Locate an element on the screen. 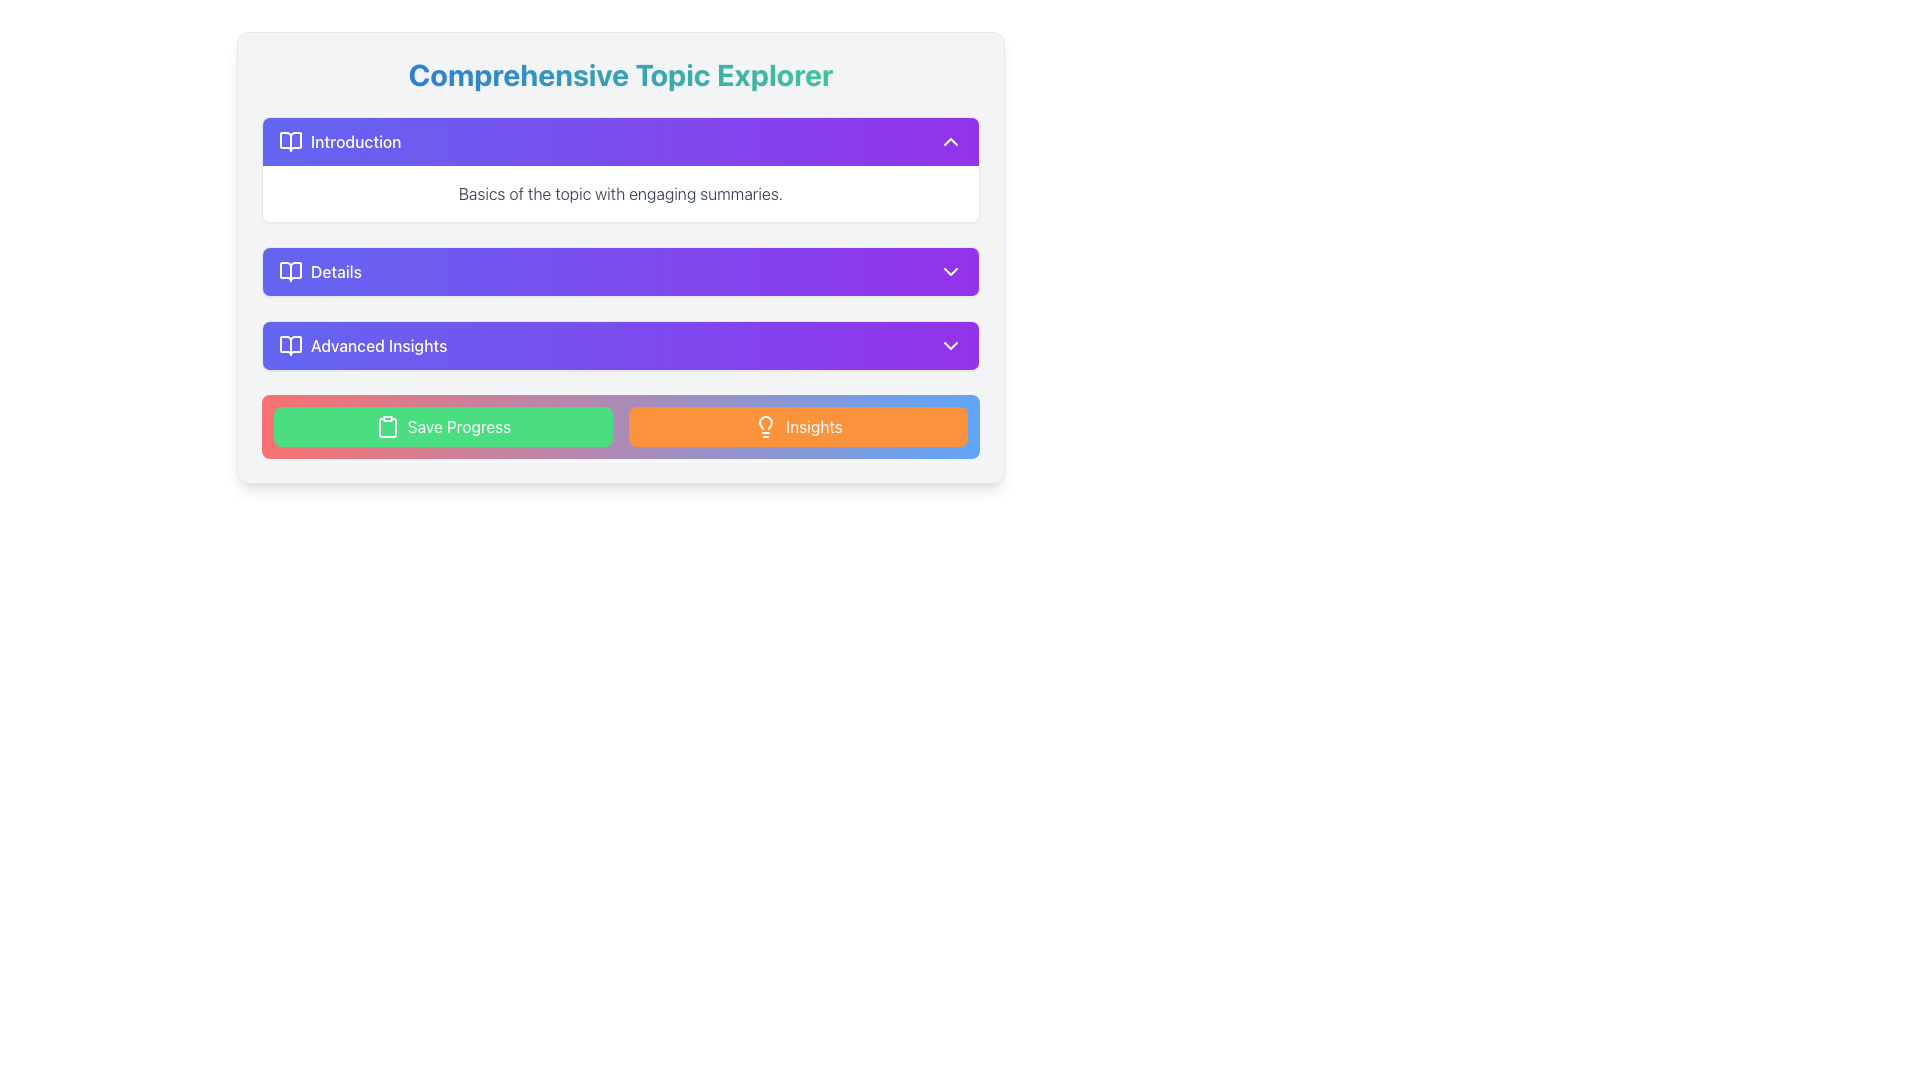  the button labeled 'Insights' which contains the lightbulb icon on its left side, located in the bottom right corner of the interface is located at coordinates (765, 426).